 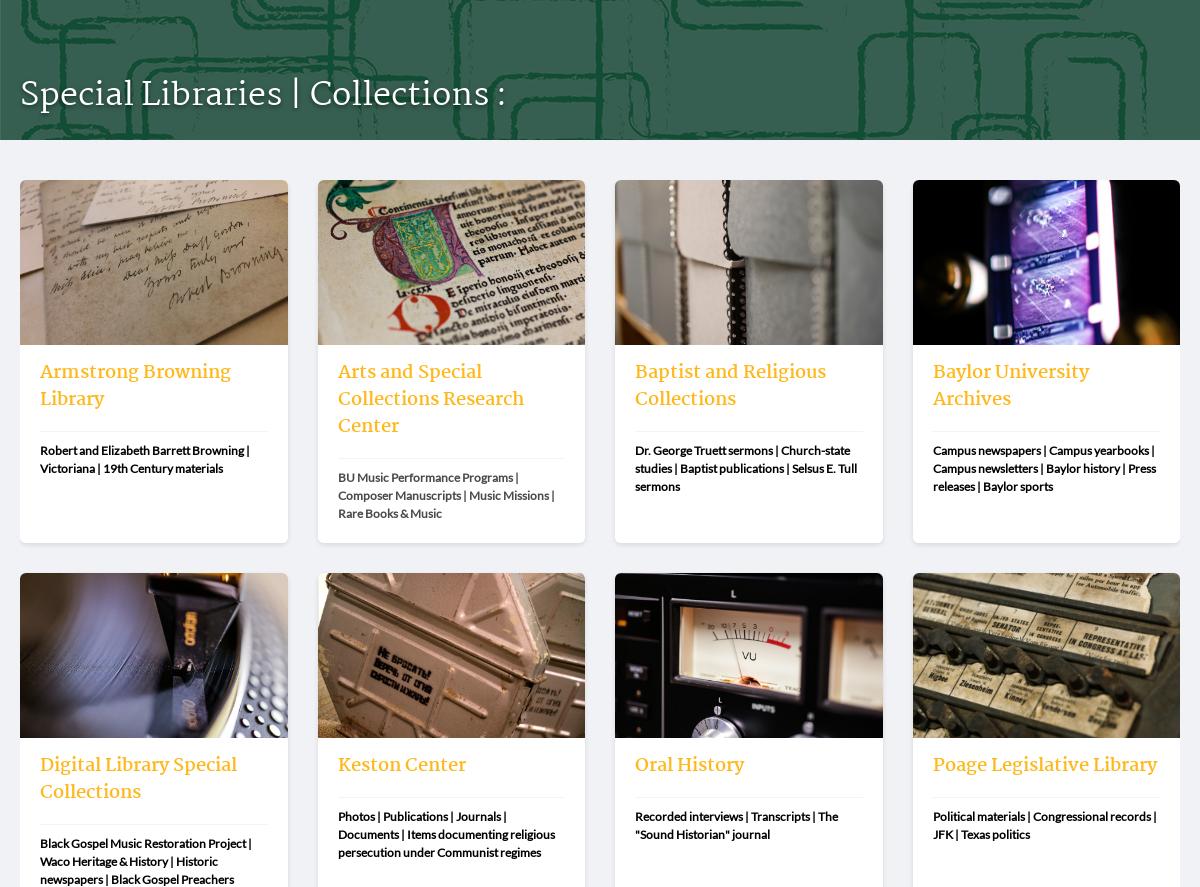 What do you see at coordinates (737, 824) in the screenshot?
I see `'Recorded interviews | Transcripts | The "Sound Historian" journal'` at bounding box center [737, 824].